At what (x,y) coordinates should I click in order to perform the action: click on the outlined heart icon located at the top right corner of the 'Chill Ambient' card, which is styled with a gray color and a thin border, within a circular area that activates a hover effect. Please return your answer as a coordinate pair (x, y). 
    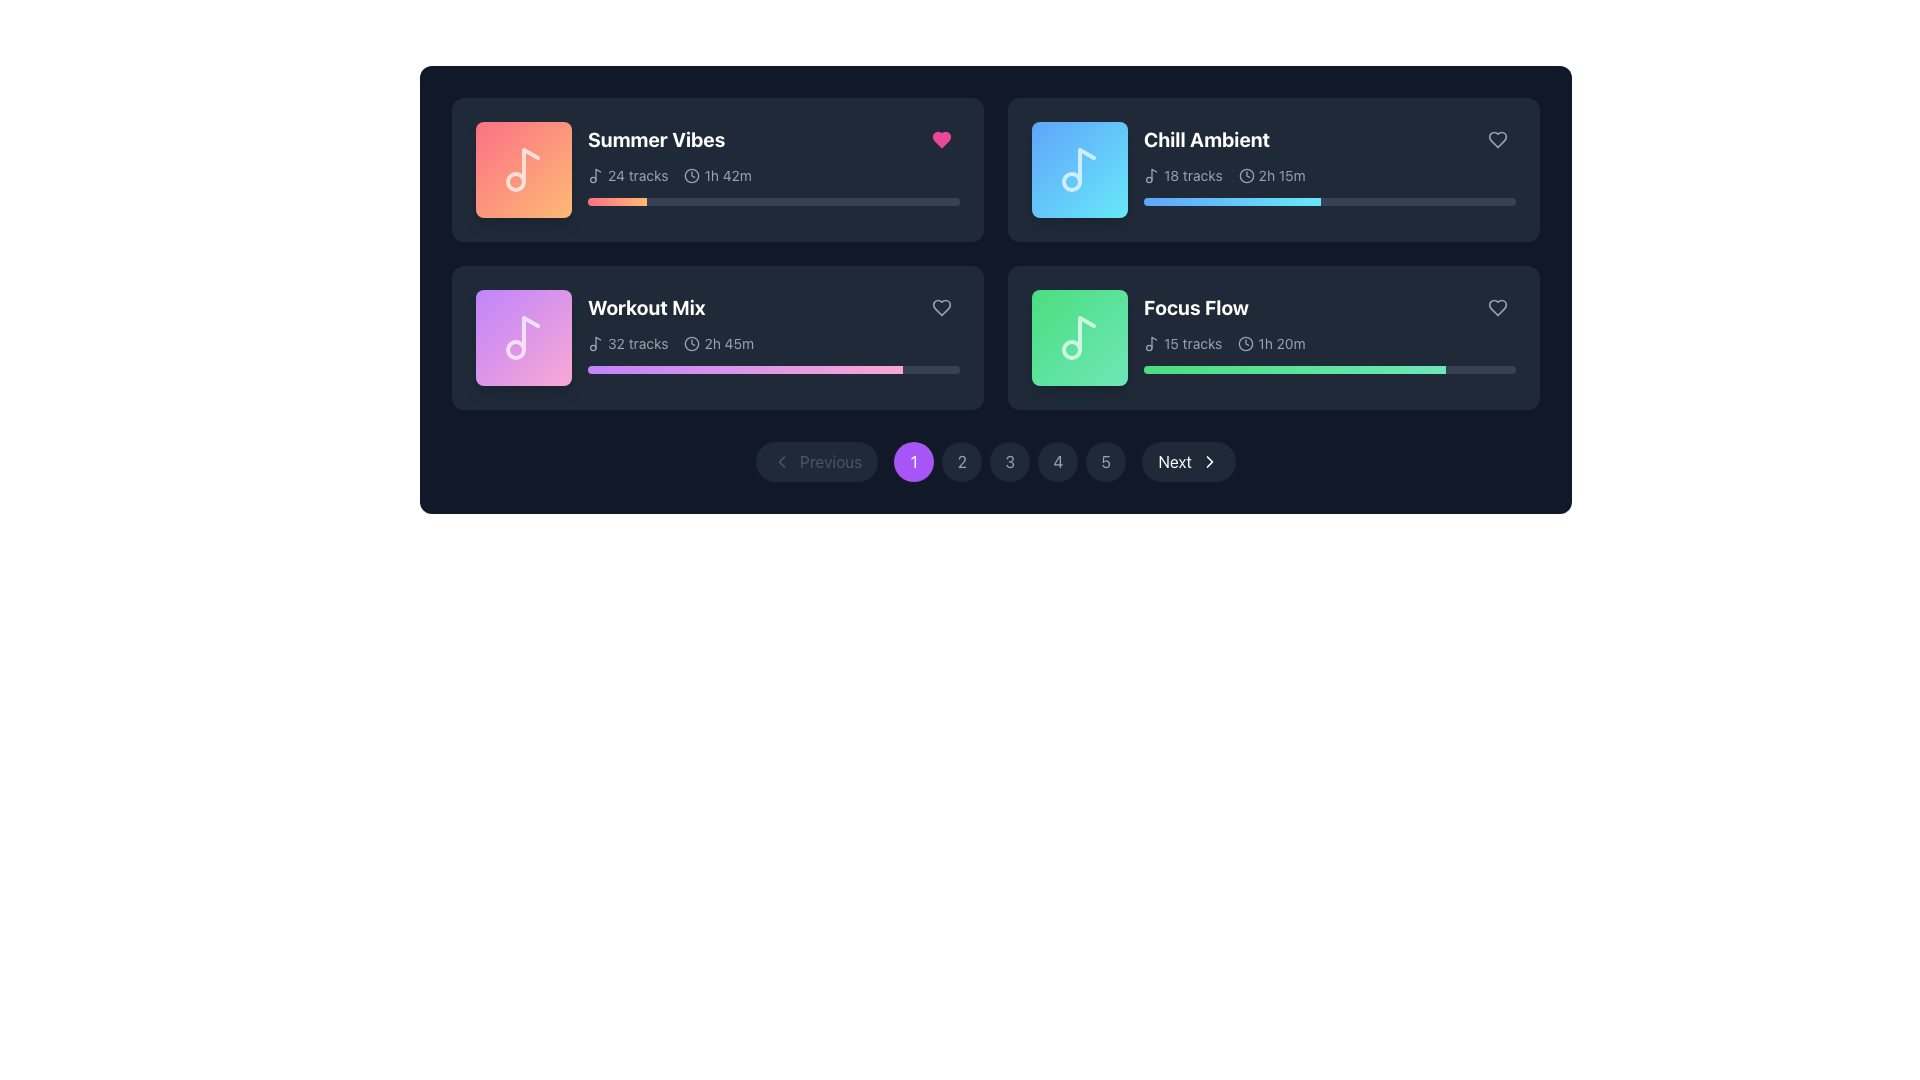
    Looking at the image, I should click on (1497, 138).